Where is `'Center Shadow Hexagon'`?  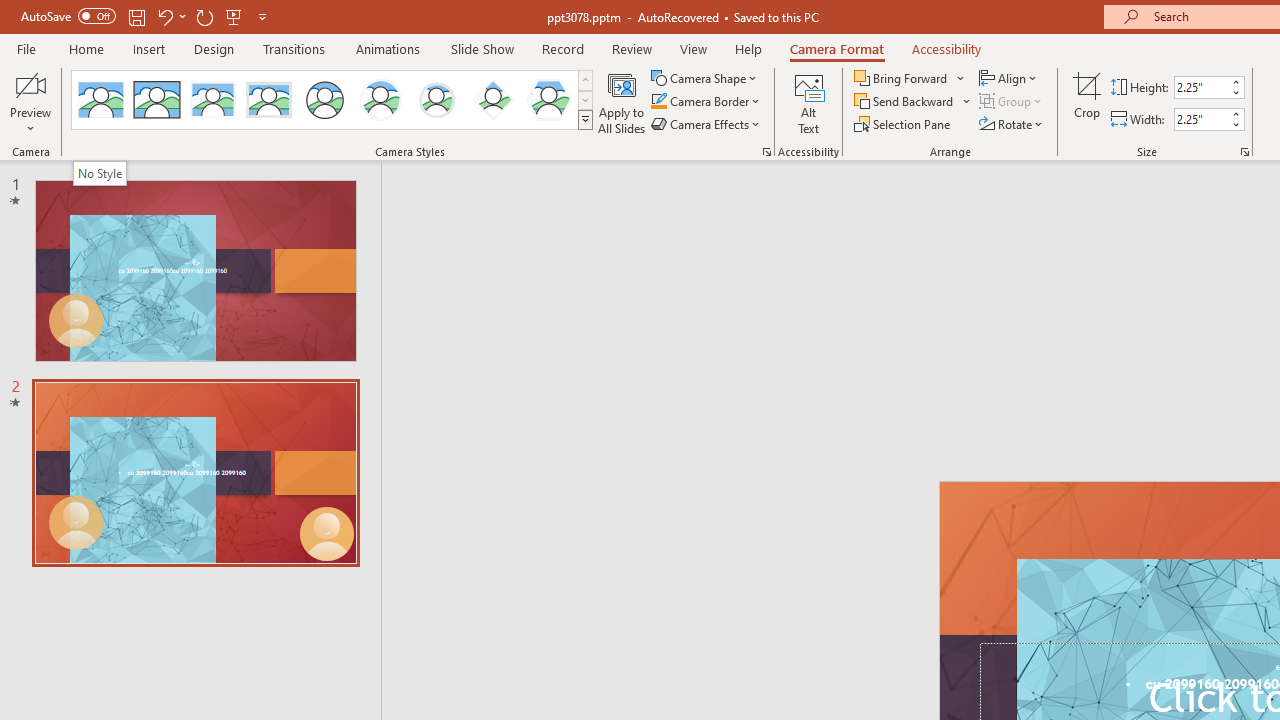
'Center Shadow Hexagon' is located at coordinates (549, 100).